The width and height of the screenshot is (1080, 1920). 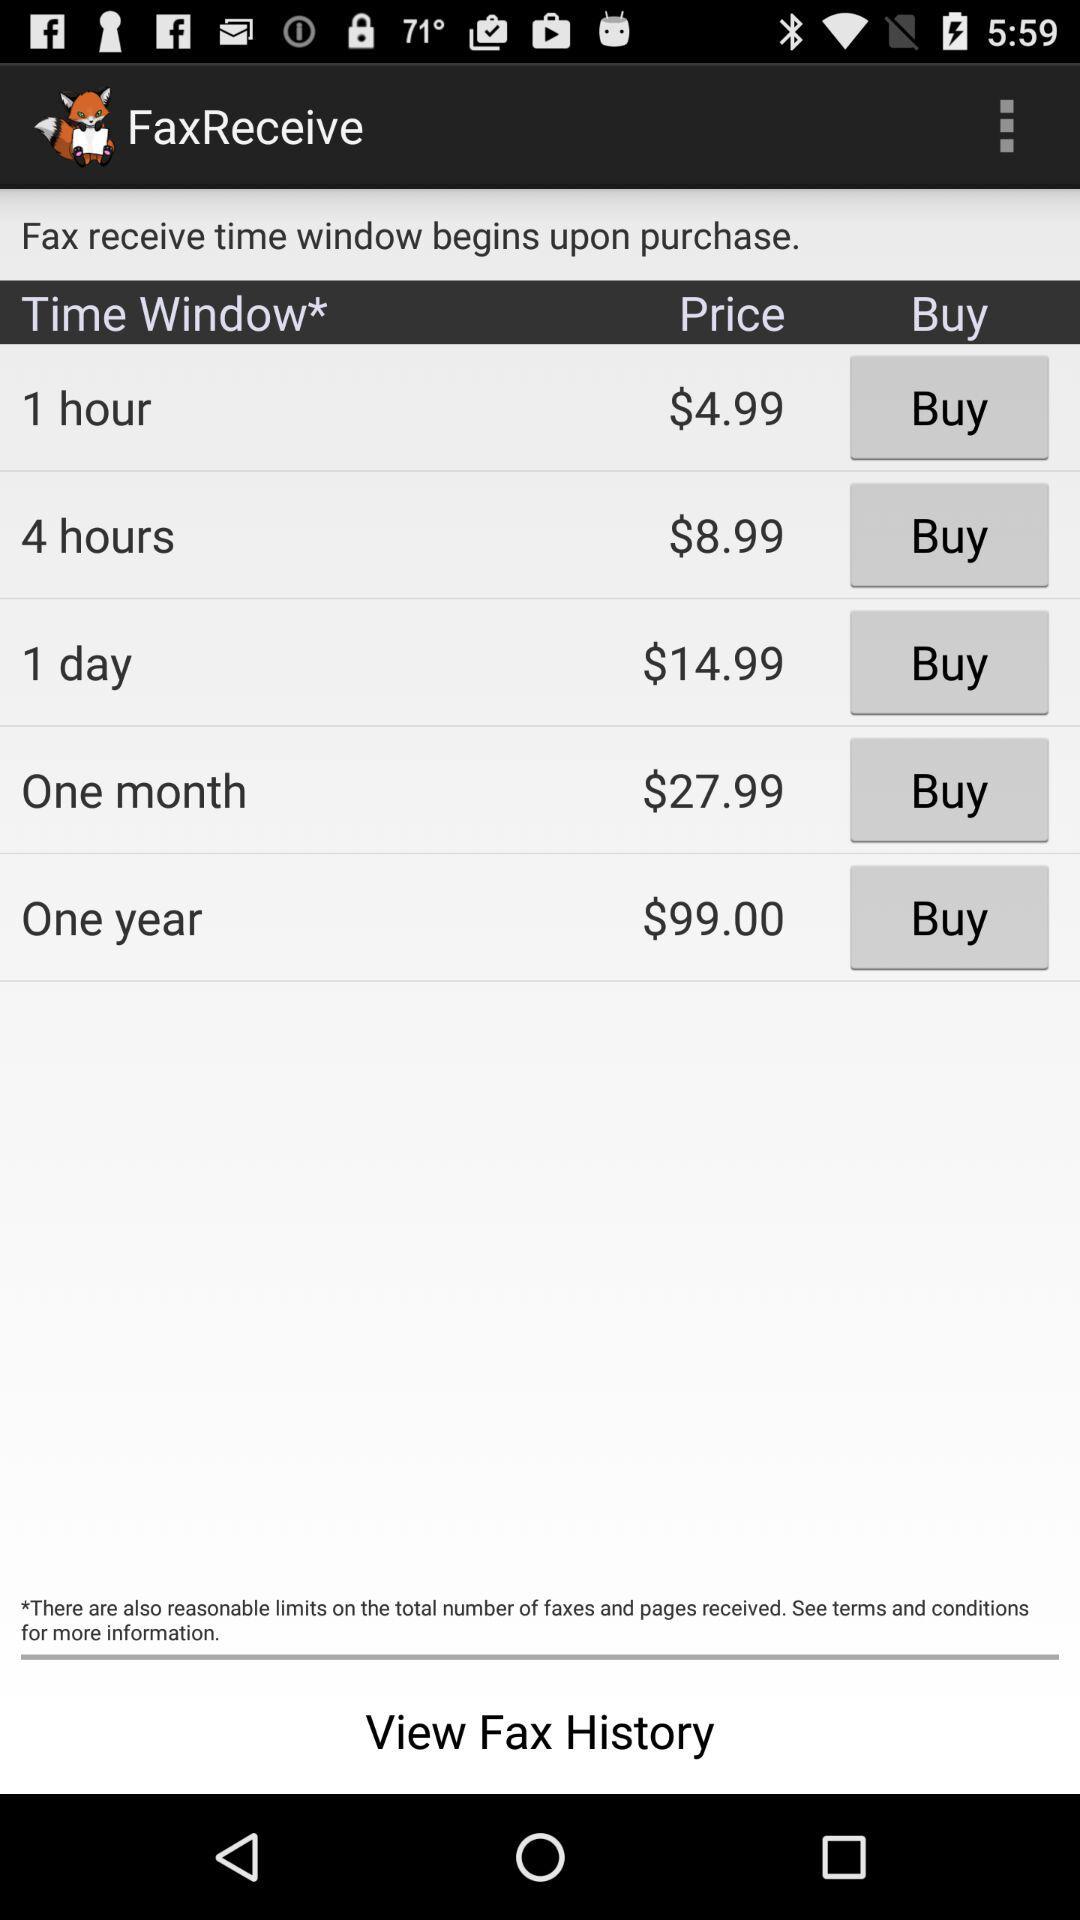 I want to click on the view fax history, so click(x=540, y=1730).